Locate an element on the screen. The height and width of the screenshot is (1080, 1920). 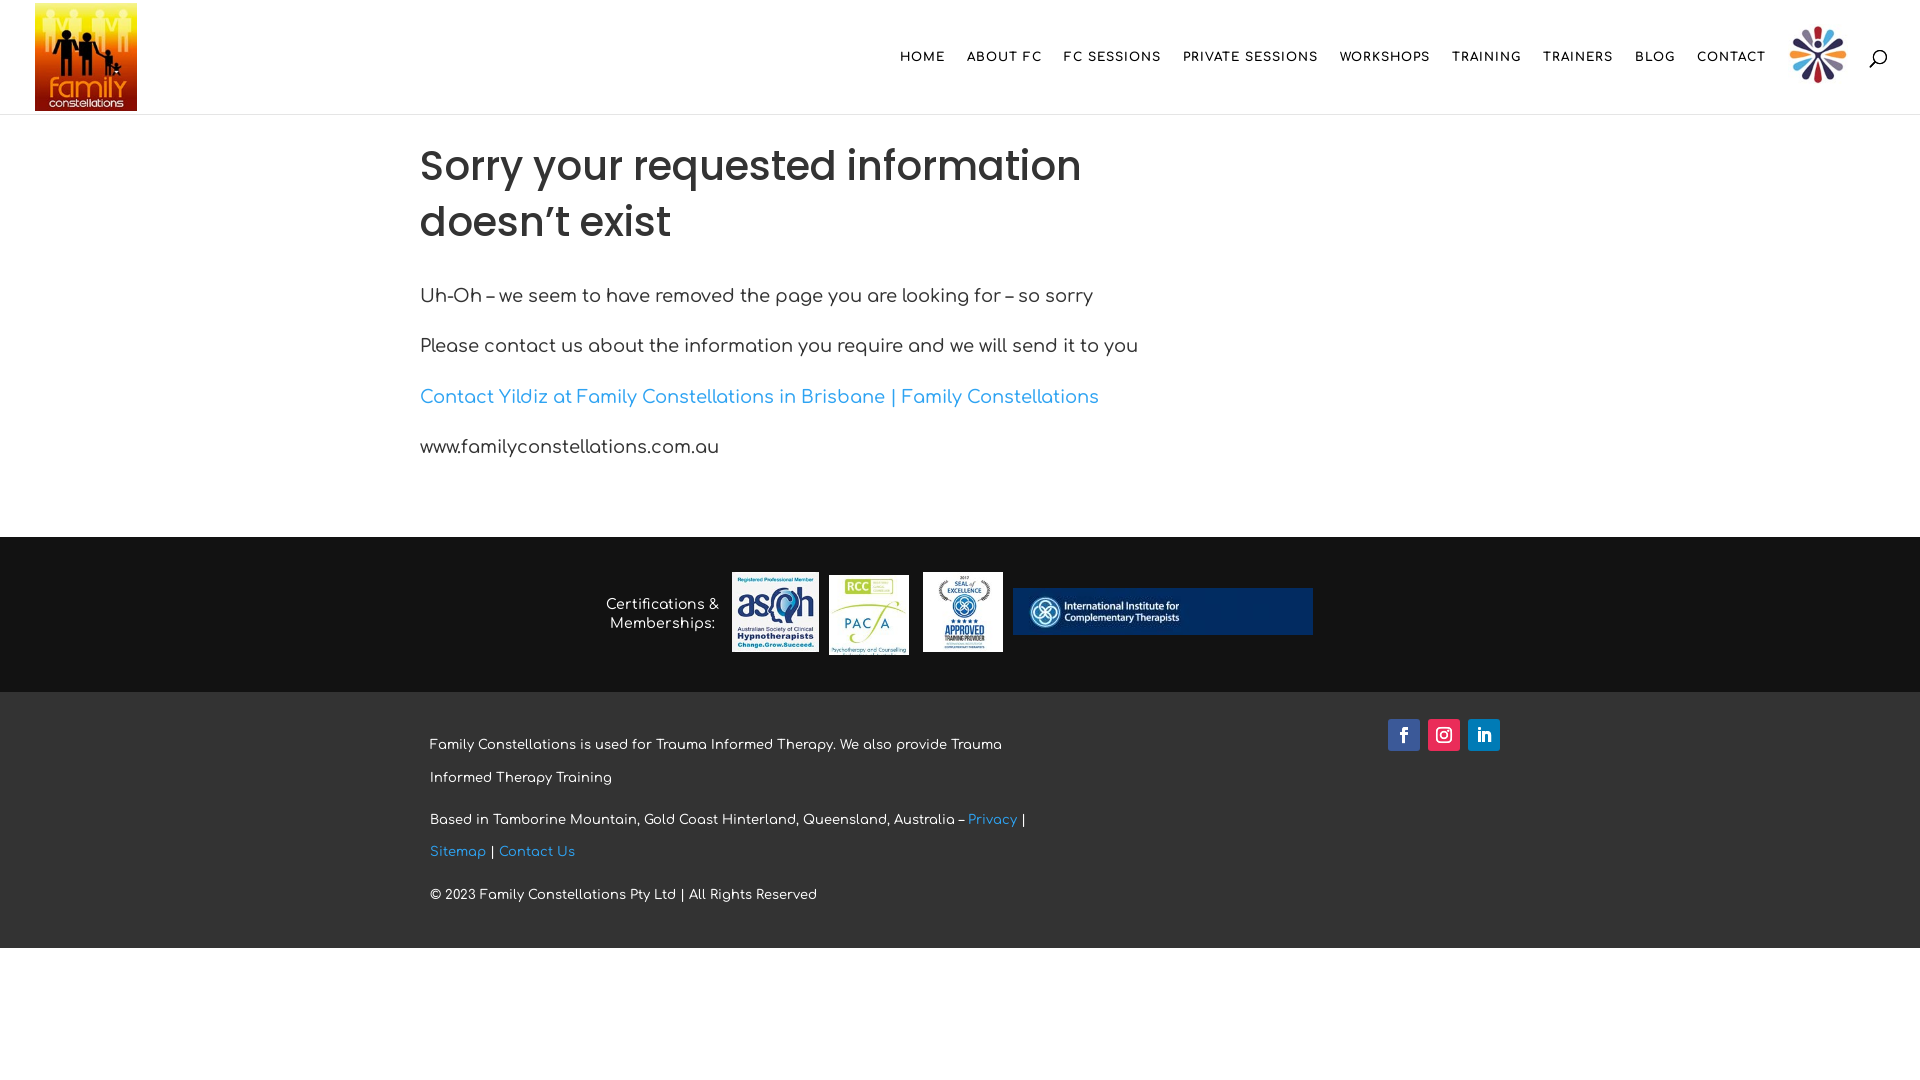
'Sitemap' is located at coordinates (456, 852).